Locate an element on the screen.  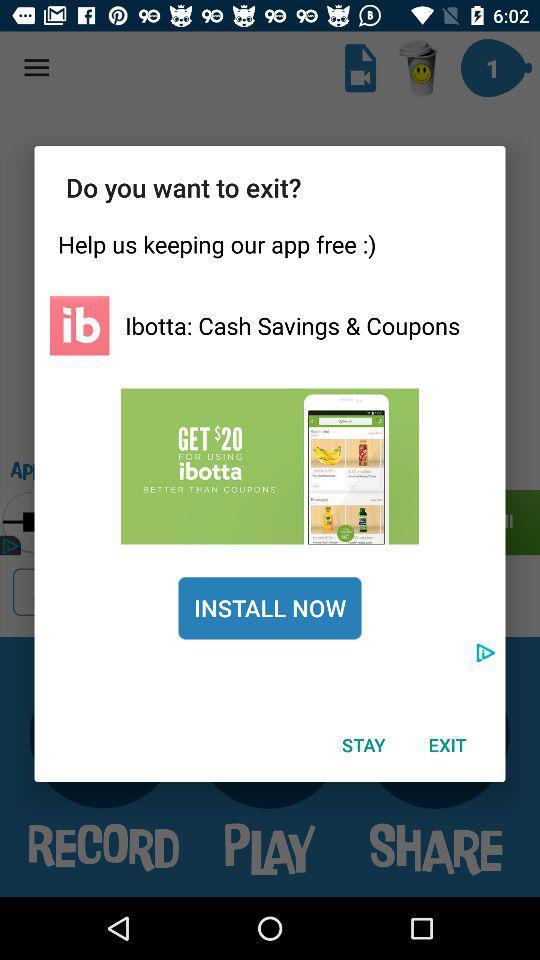
the stay icon is located at coordinates (362, 744).